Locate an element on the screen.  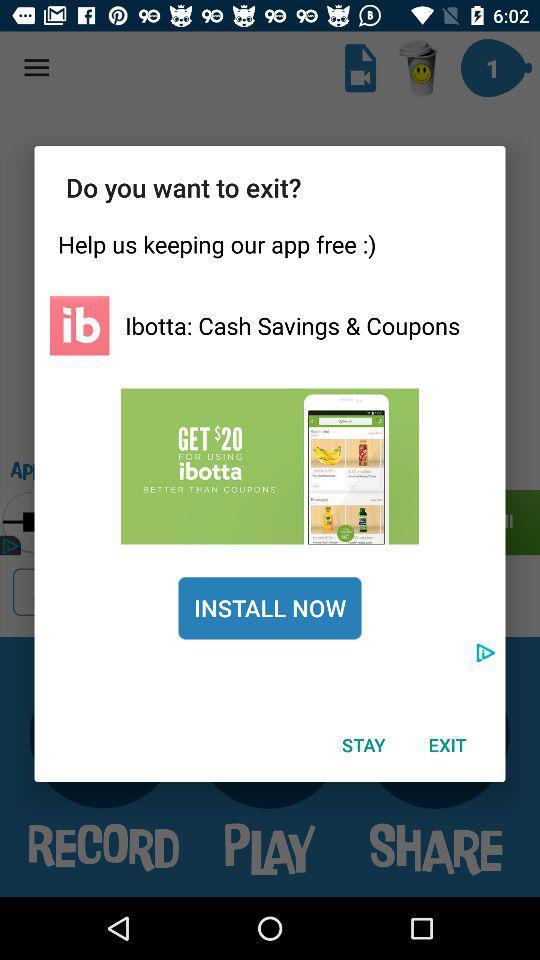
the stay icon is located at coordinates (362, 744).